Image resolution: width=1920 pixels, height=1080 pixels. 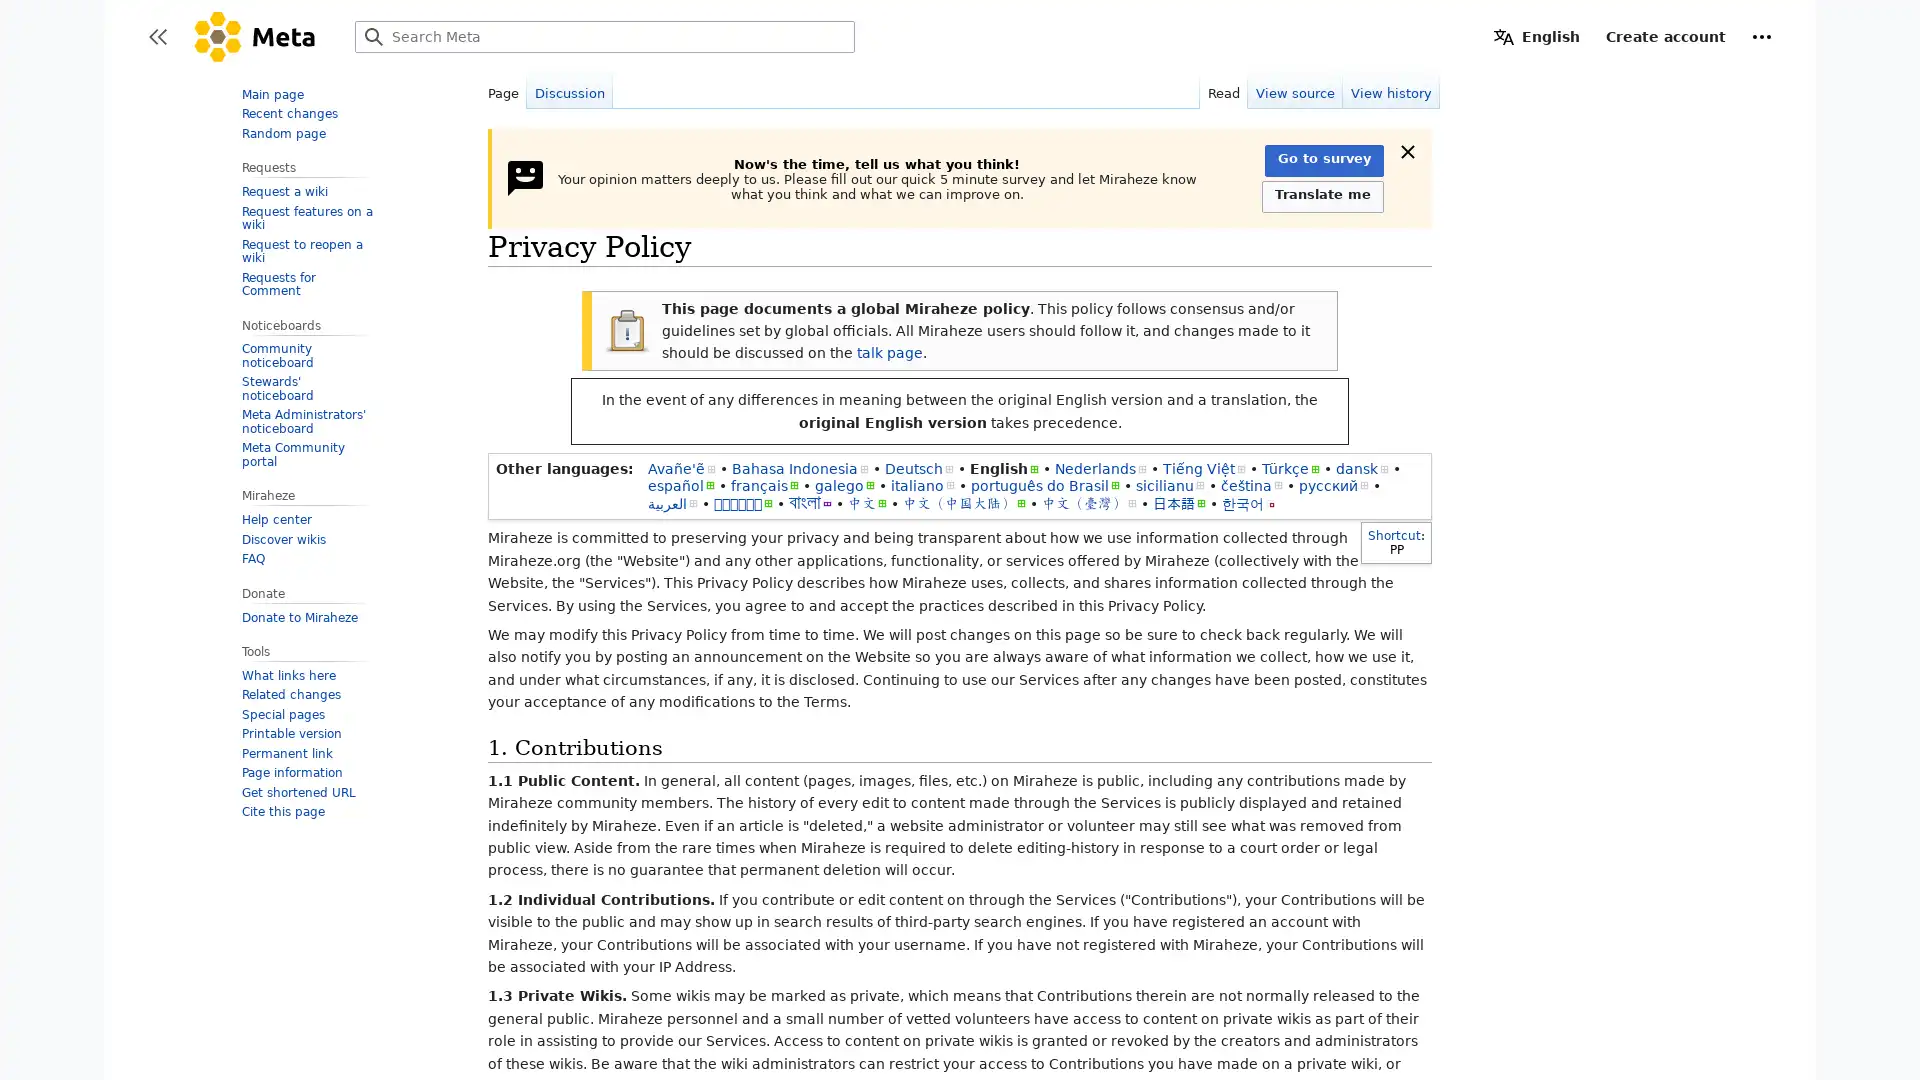 I want to click on Toggle sidebar, so click(x=157, y=37).